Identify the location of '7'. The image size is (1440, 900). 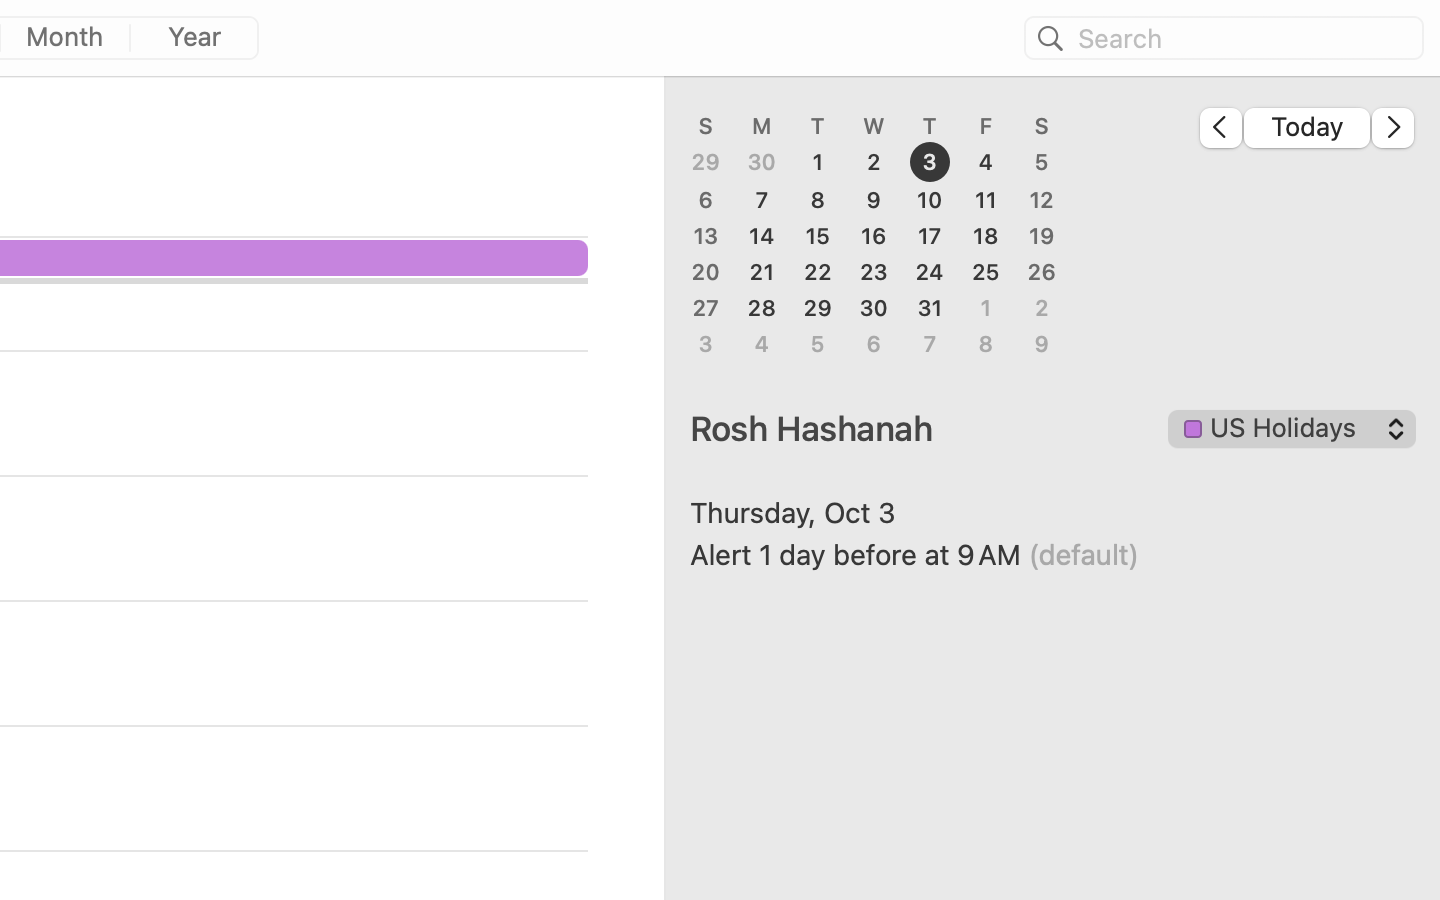
(761, 199).